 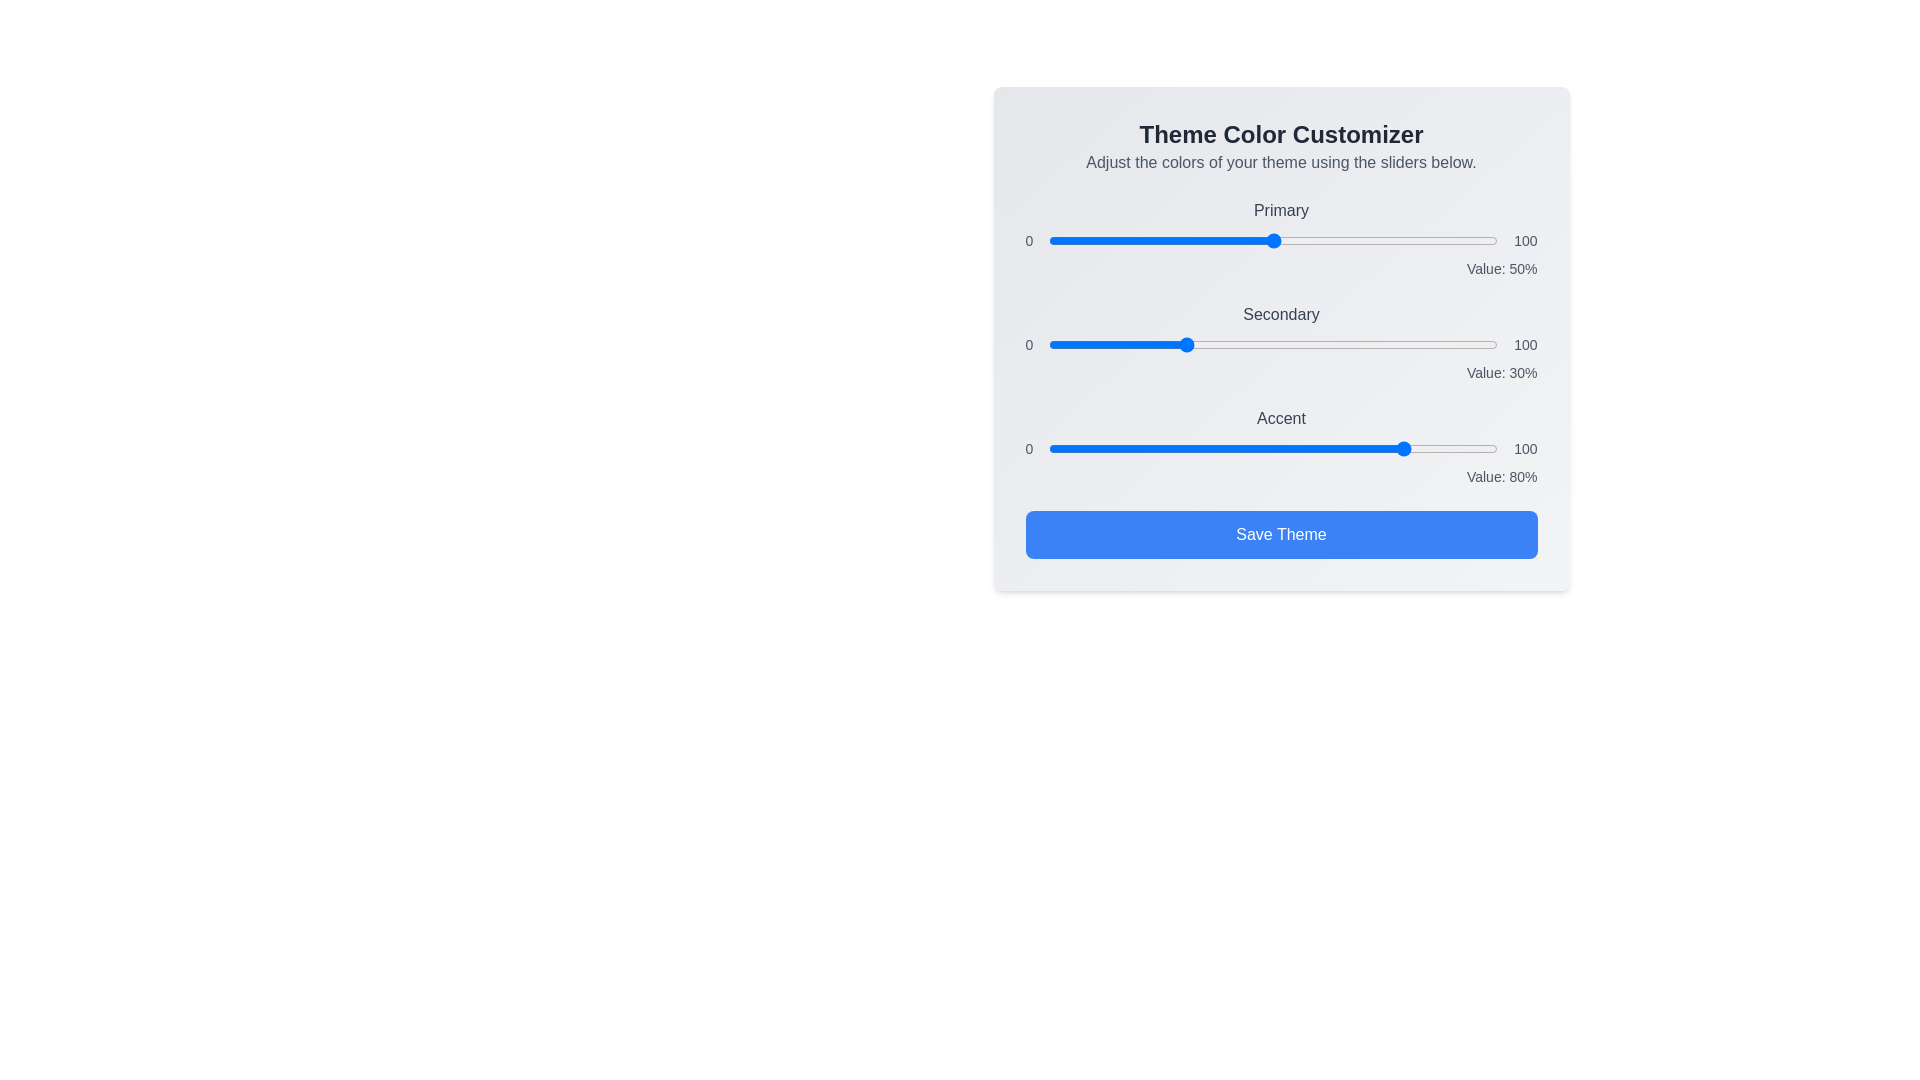 What do you see at coordinates (1205, 343) in the screenshot?
I see `the 'Secondary' color slider to 35%` at bounding box center [1205, 343].